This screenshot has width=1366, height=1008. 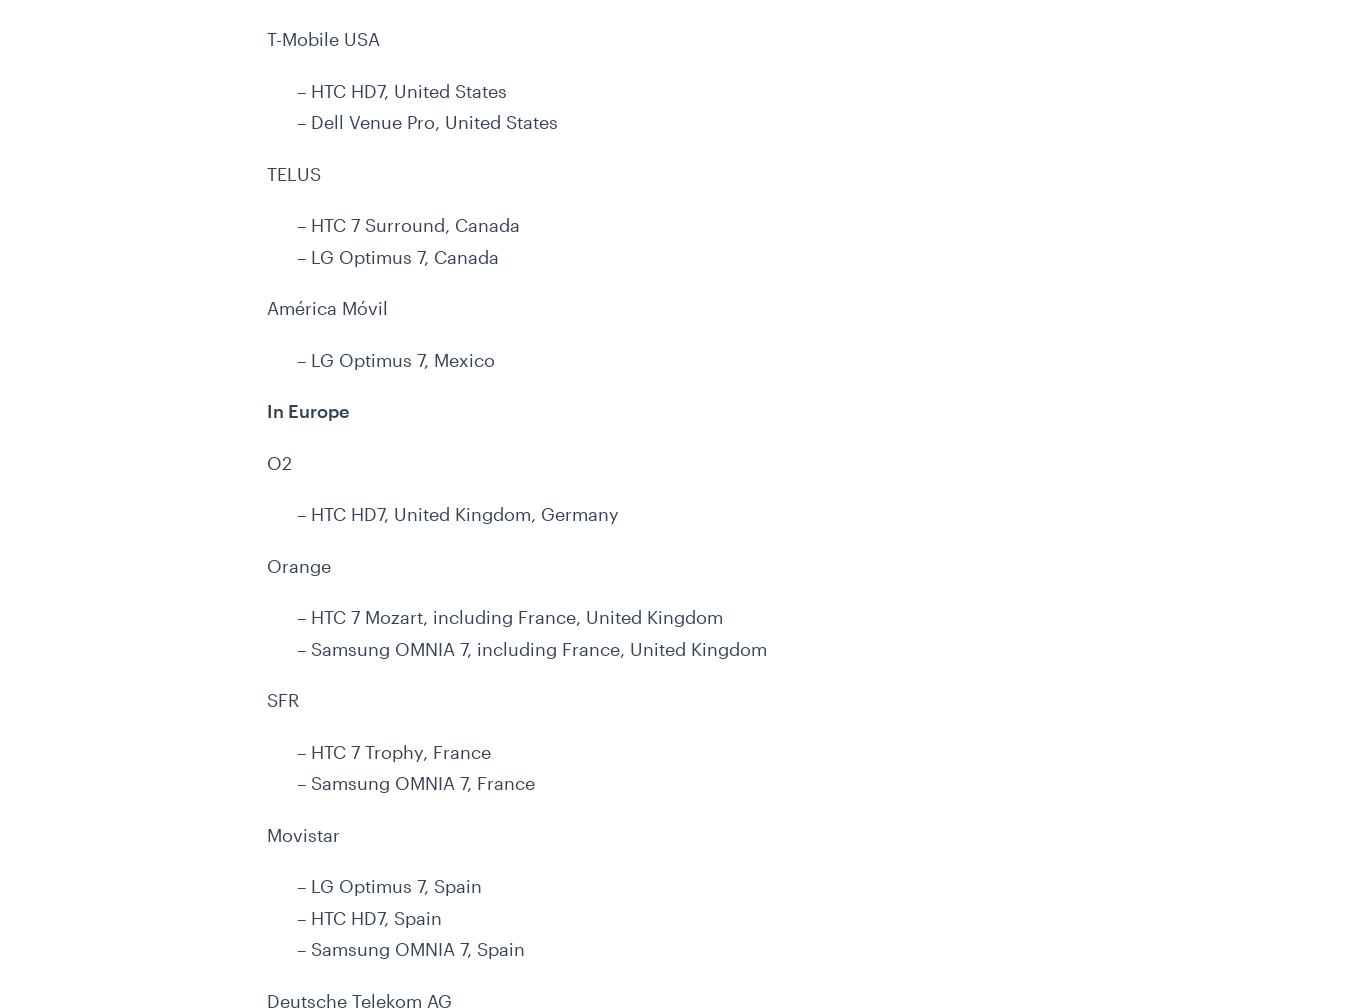 What do you see at coordinates (458, 513) in the screenshot?
I see `'– HTC HD7, United Kingdom, Germany'` at bounding box center [458, 513].